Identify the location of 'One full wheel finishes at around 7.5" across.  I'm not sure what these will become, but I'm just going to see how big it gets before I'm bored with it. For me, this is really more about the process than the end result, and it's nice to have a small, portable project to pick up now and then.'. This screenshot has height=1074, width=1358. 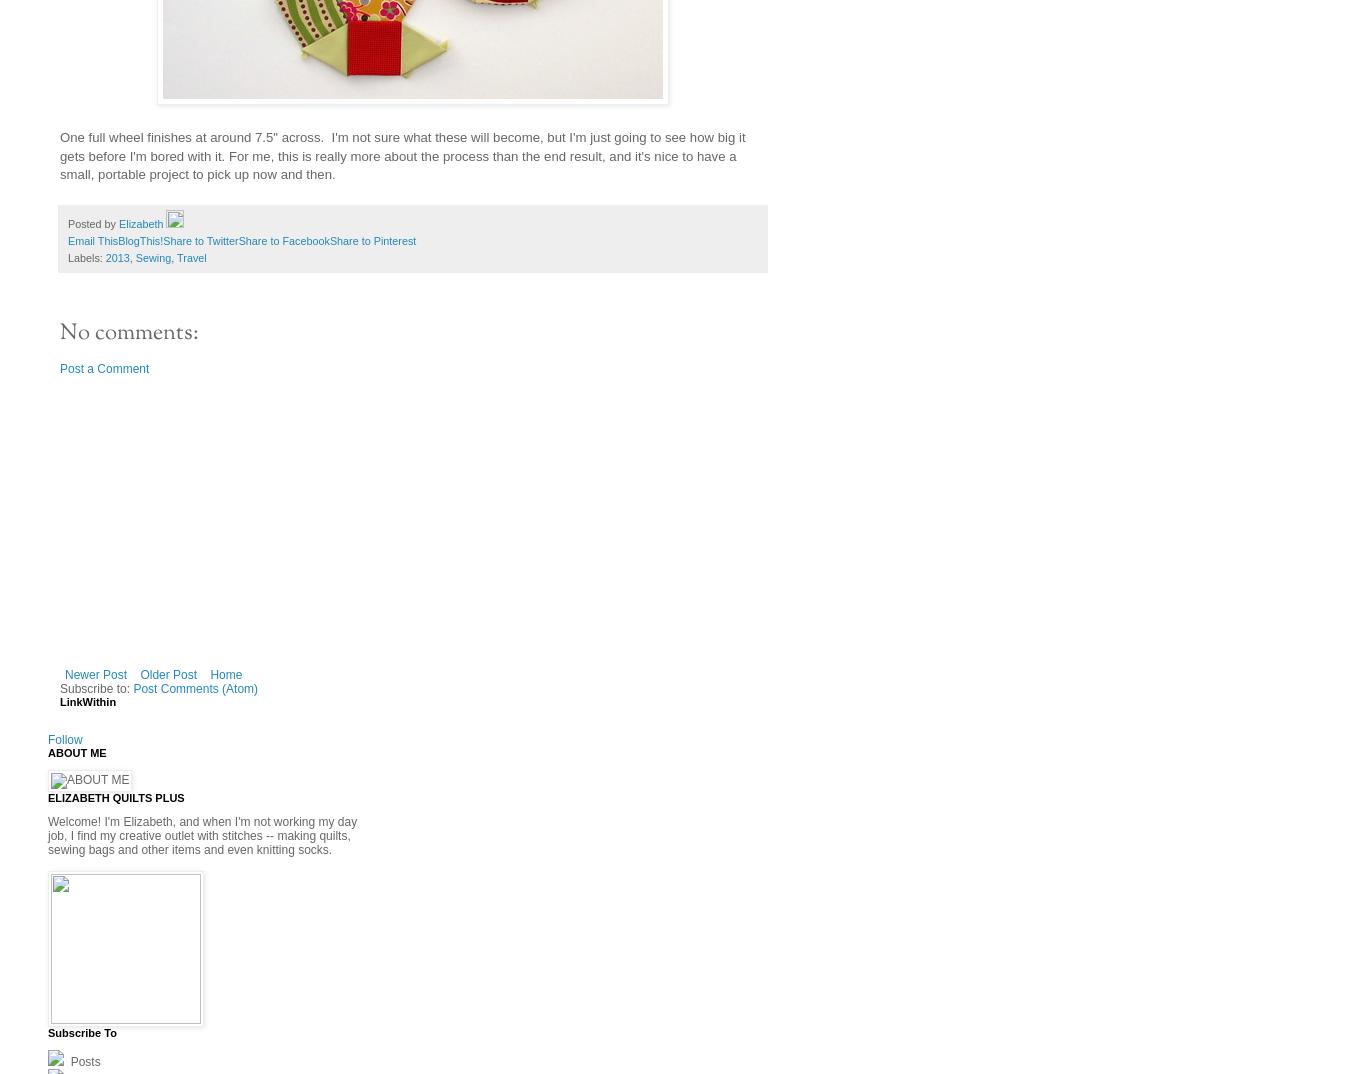
(60, 155).